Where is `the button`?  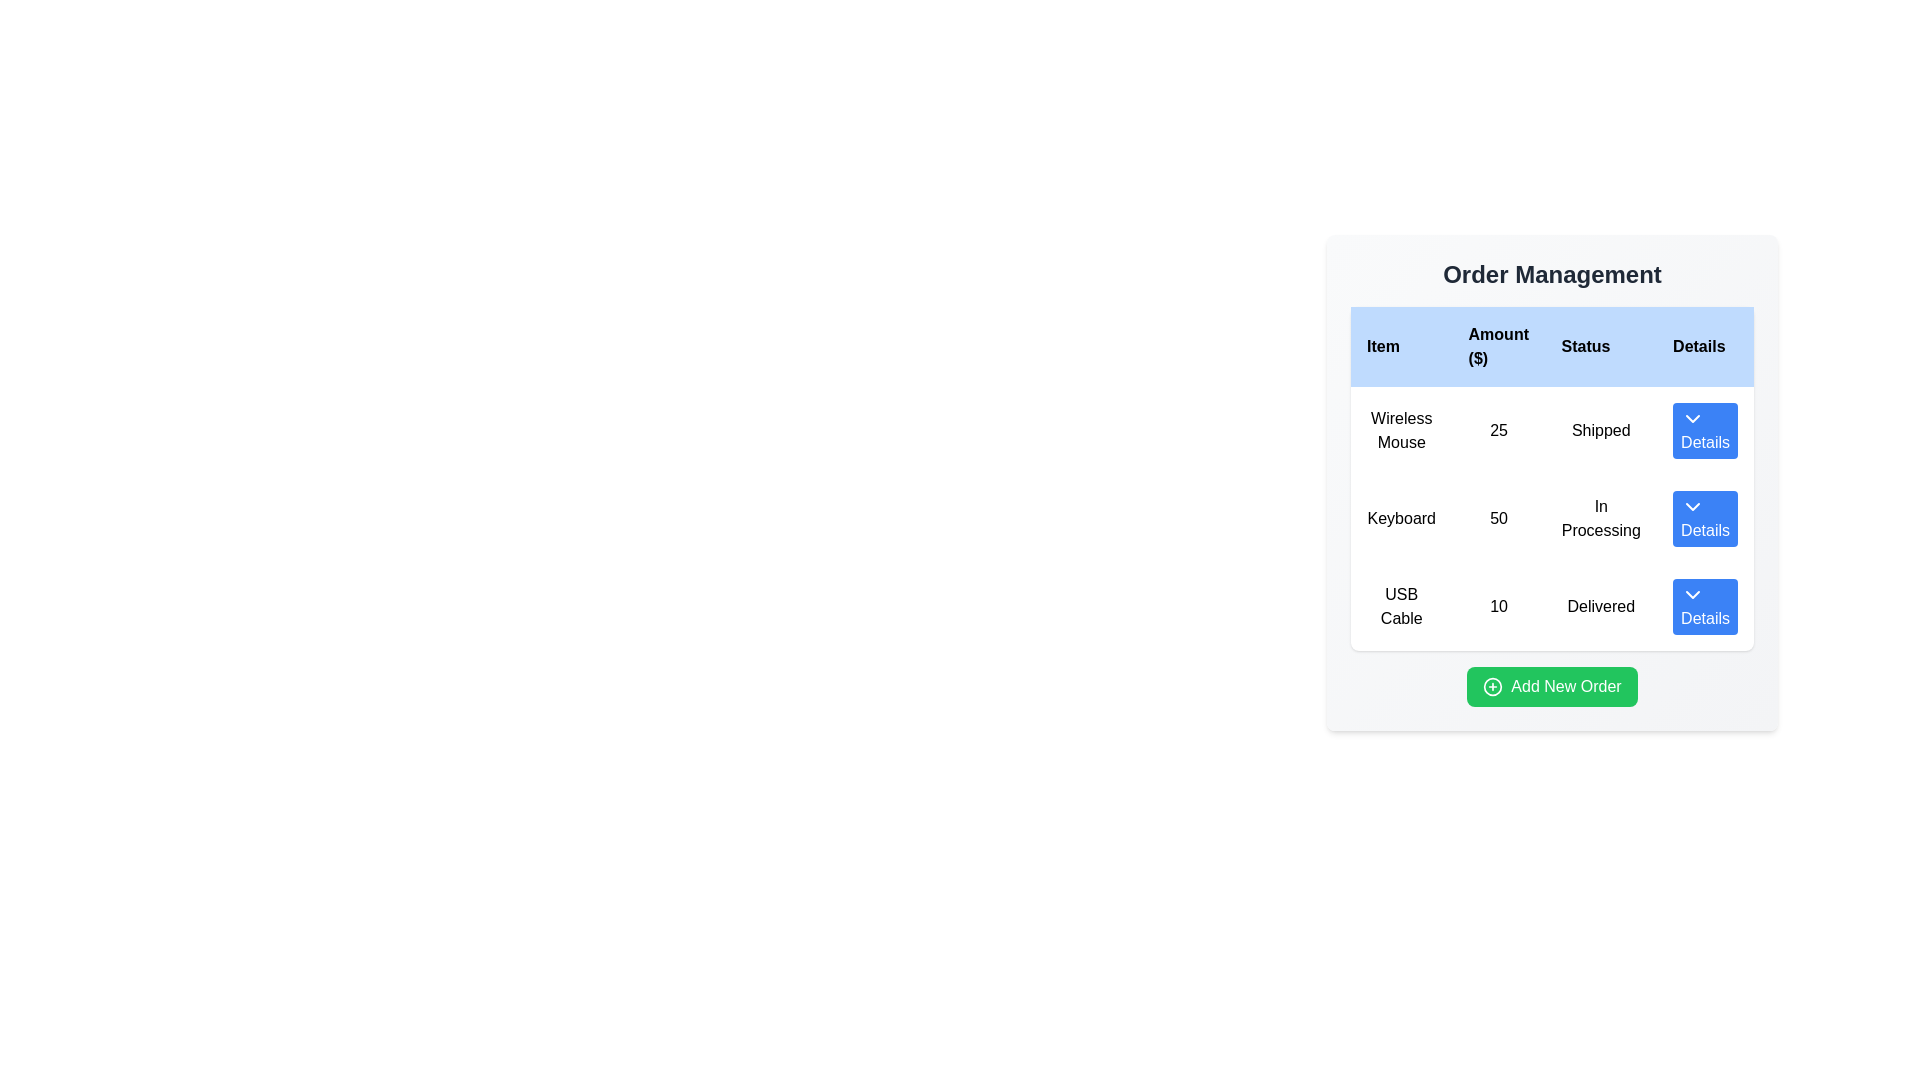 the button is located at coordinates (1704, 430).